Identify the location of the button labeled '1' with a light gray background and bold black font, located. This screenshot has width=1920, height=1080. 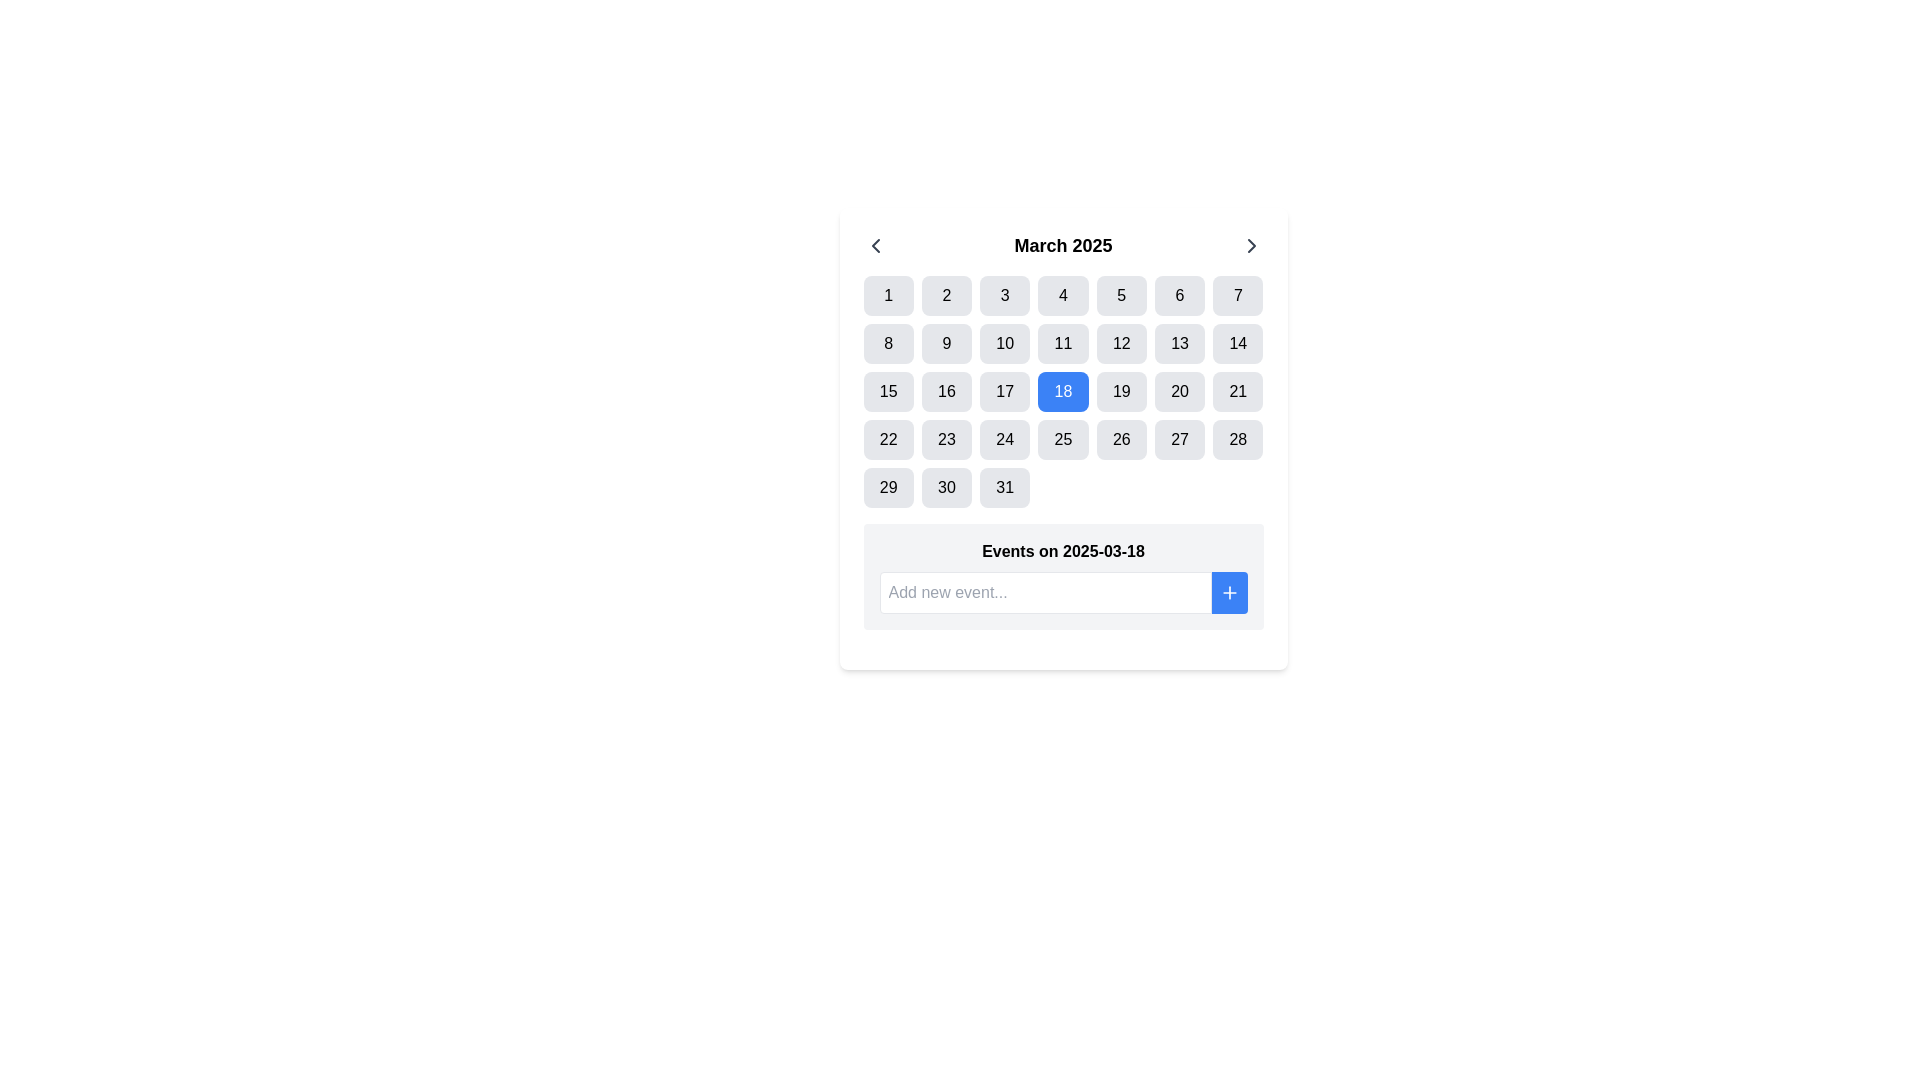
(887, 296).